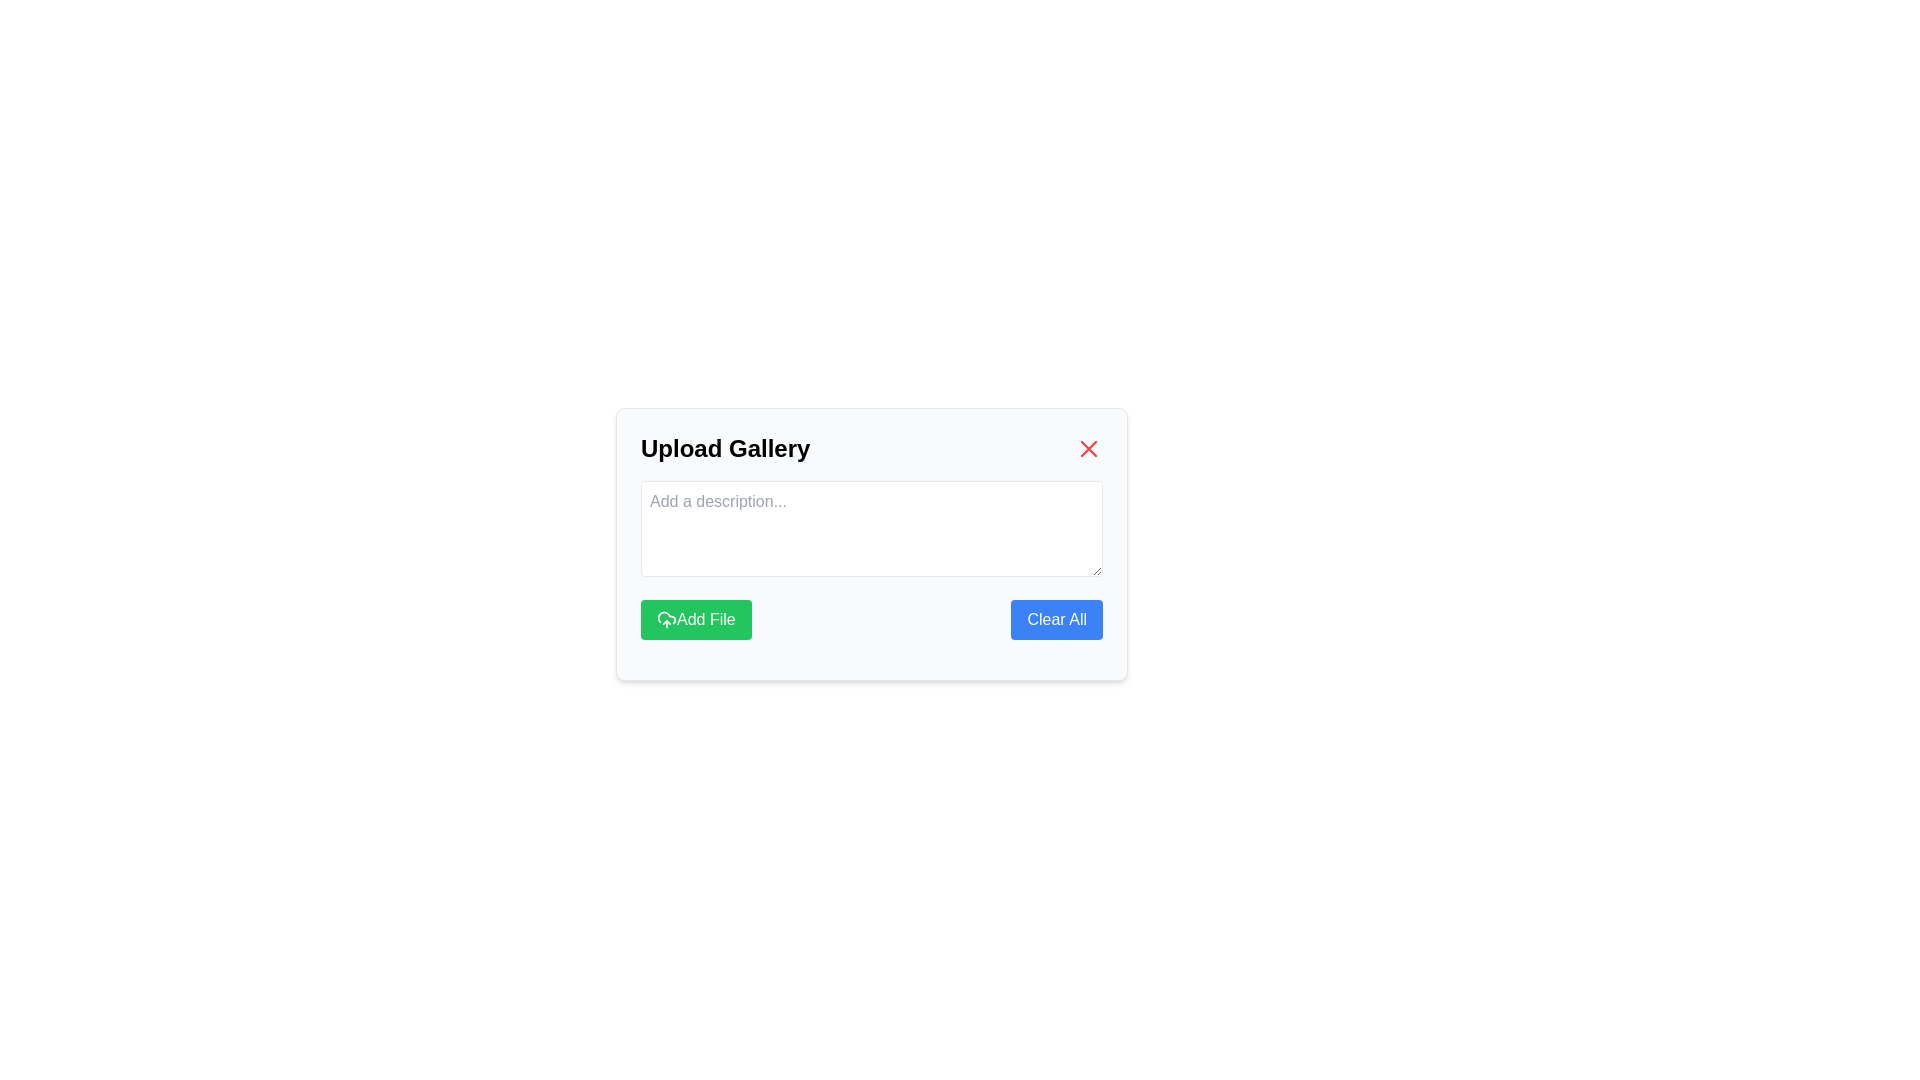 The height and width of the screenshot is (1080, 1920). I want to click on the 'Add File' button located at the bottom left section of the central dialog interface, so click(696, 619).